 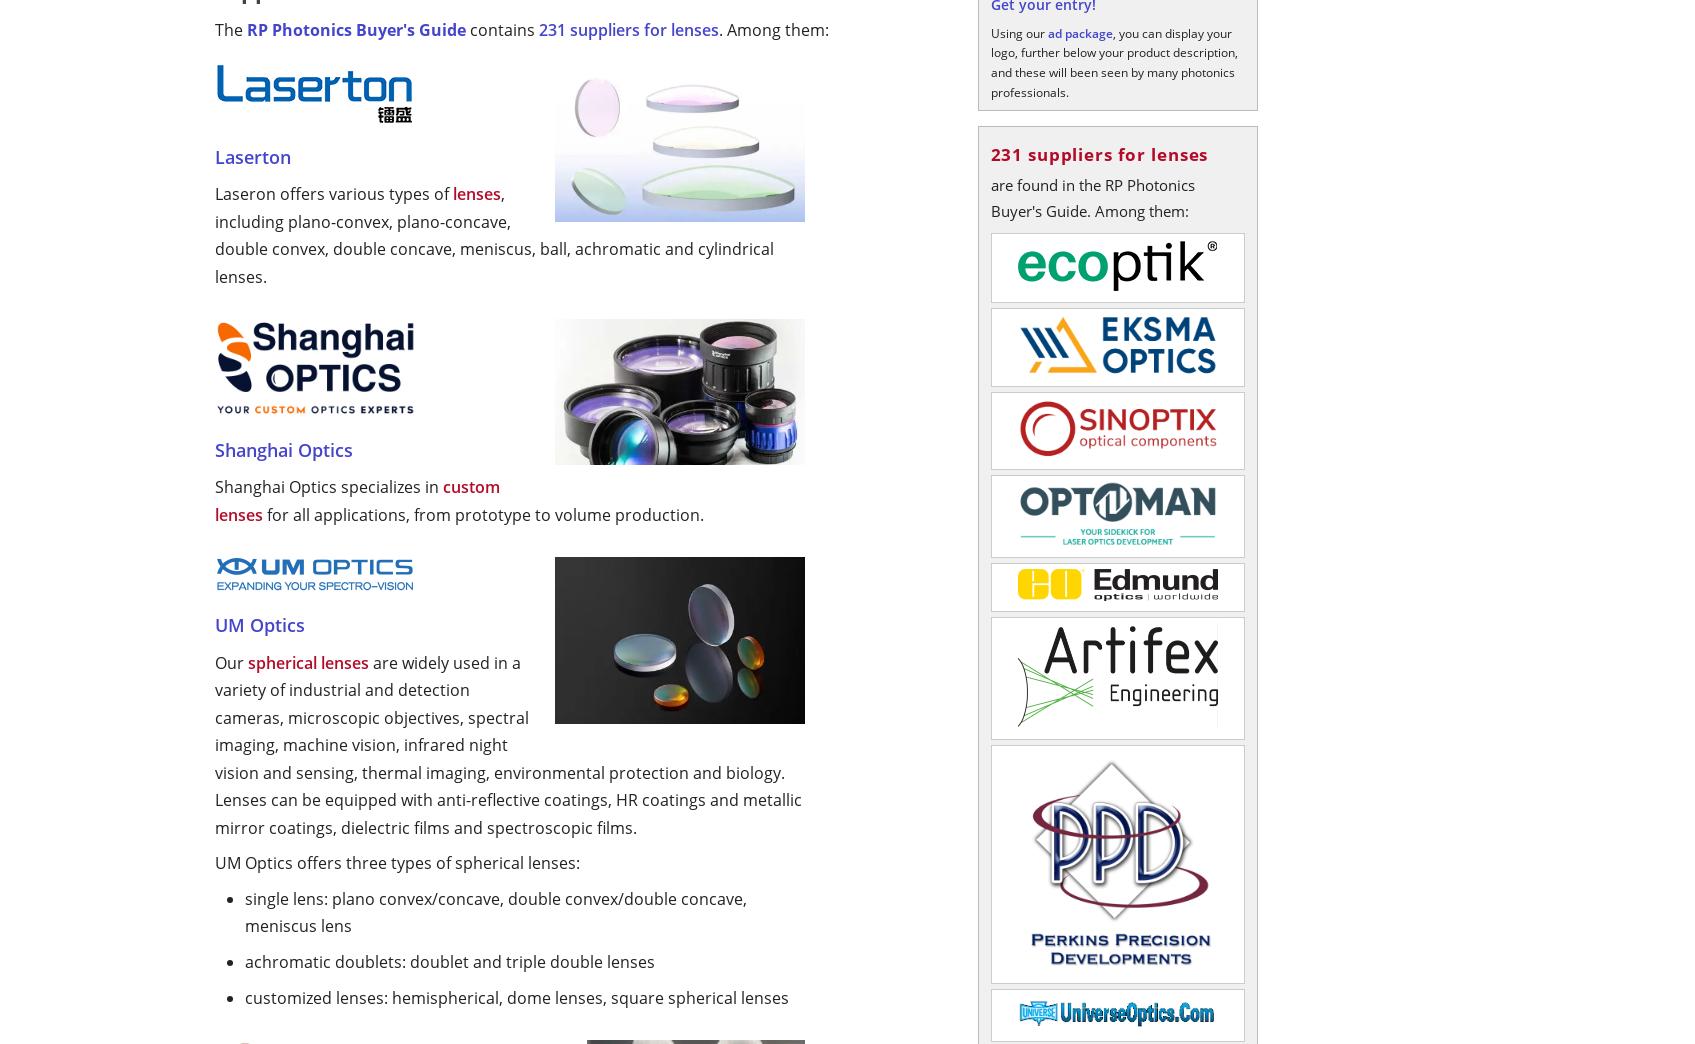 I want to click on 'RP Photonics Buyer's Guide', so click(x=355, y=28).